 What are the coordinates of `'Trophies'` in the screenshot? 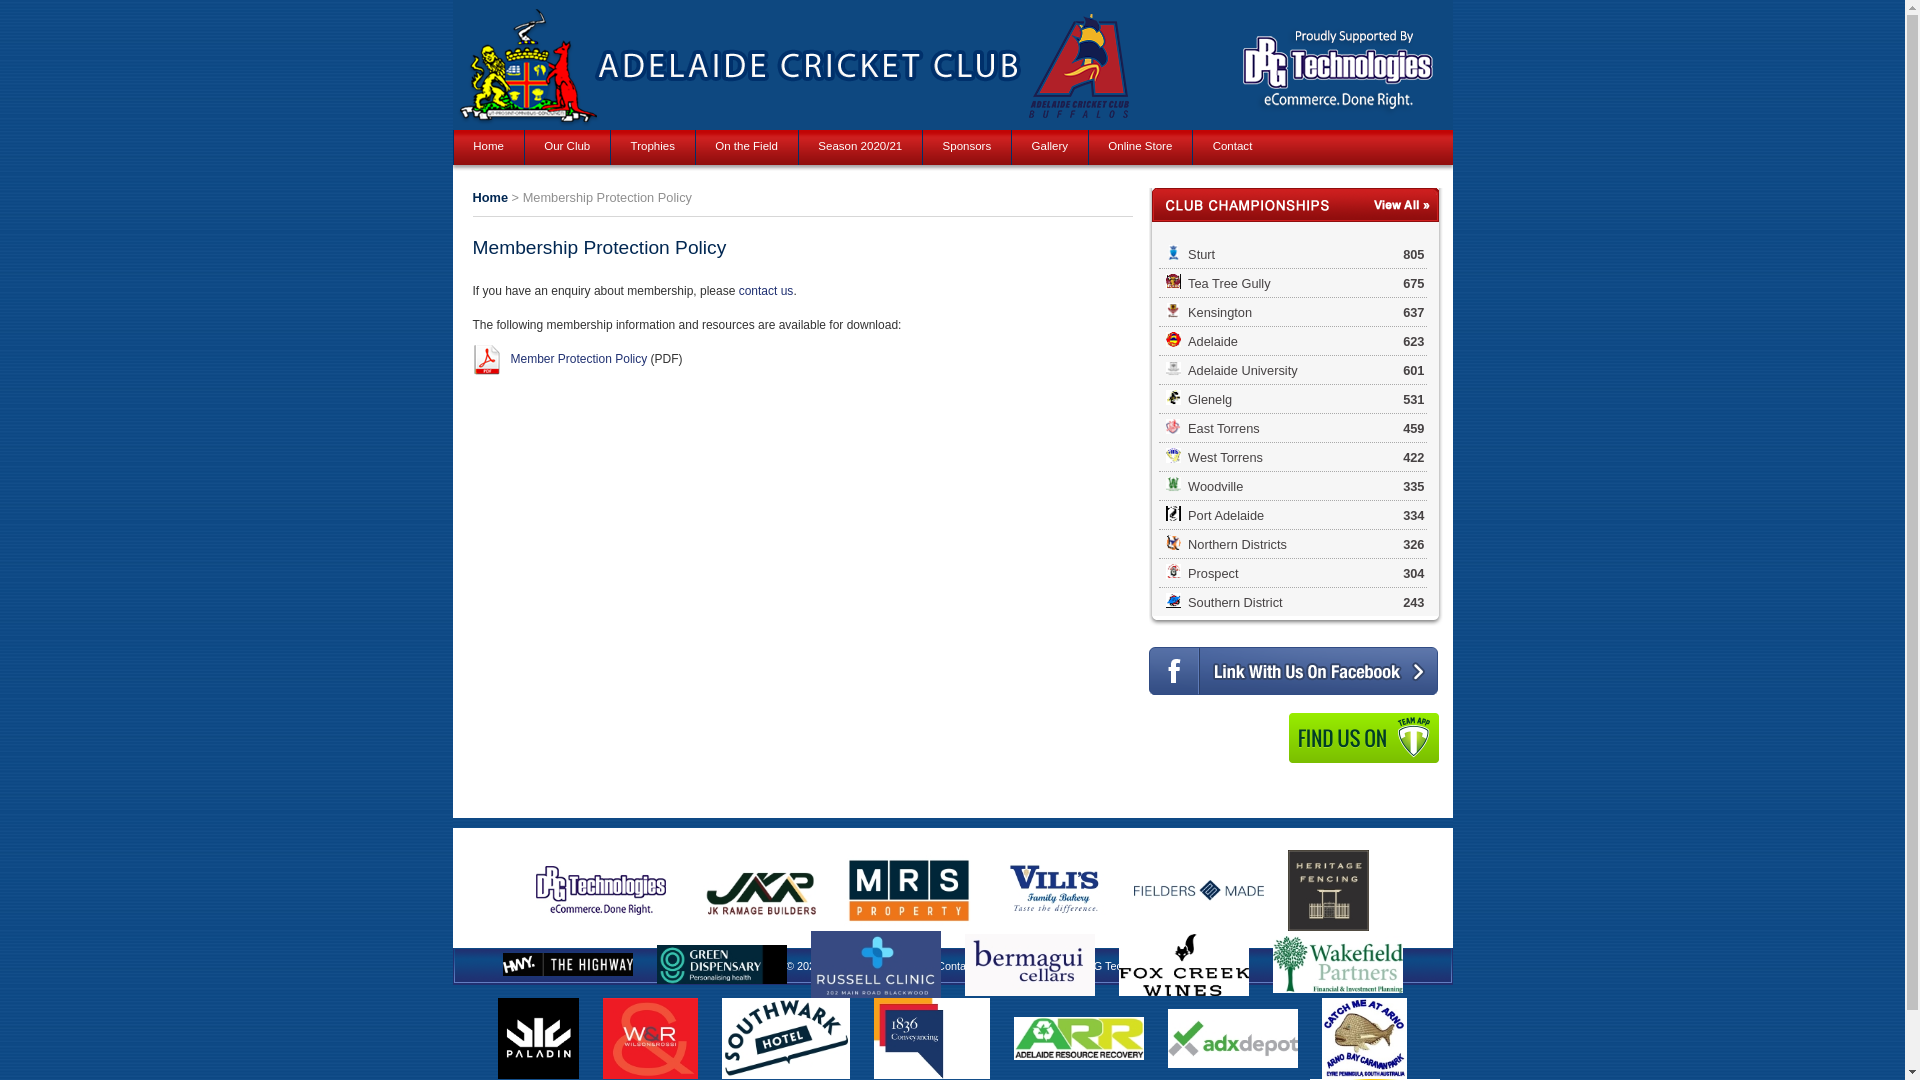 It's located at (652, 145).